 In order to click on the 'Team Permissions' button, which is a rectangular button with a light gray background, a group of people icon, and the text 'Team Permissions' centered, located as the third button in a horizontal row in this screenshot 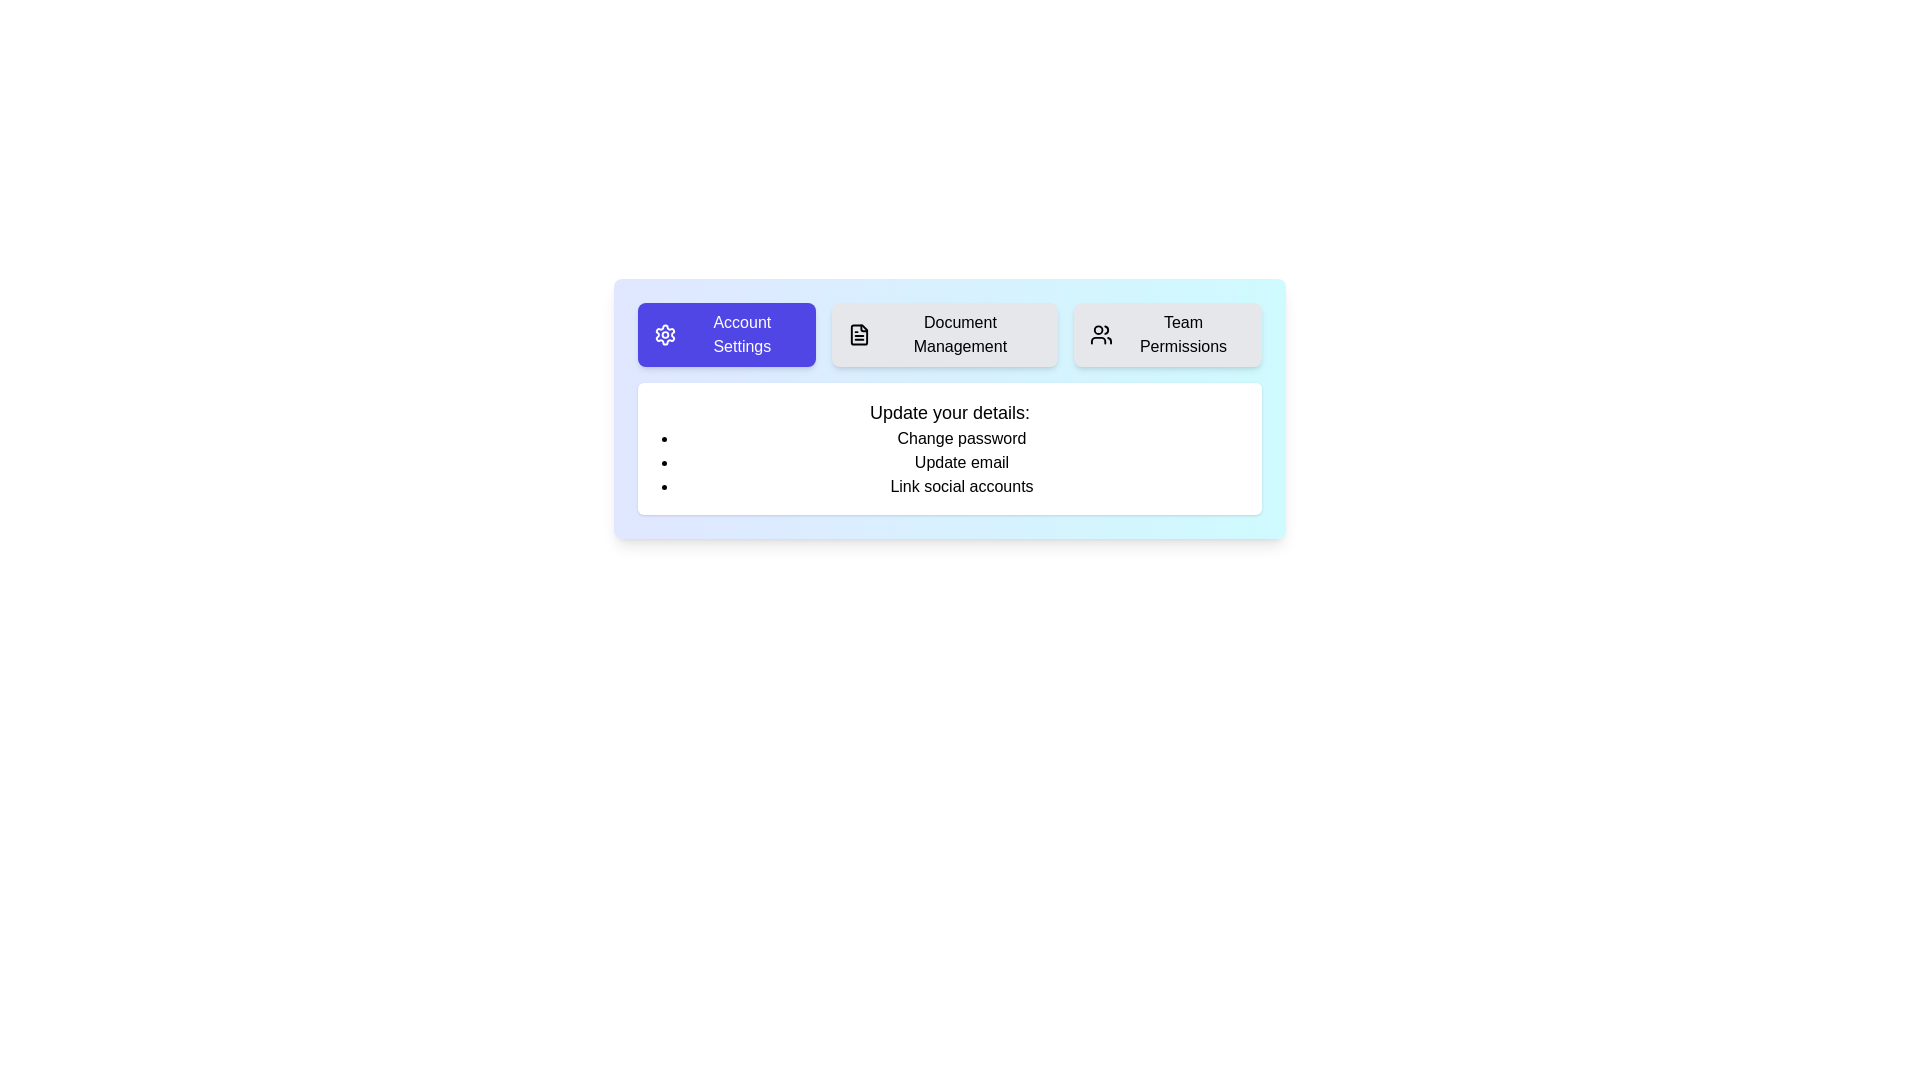, I will do `click(1168, 334)`.